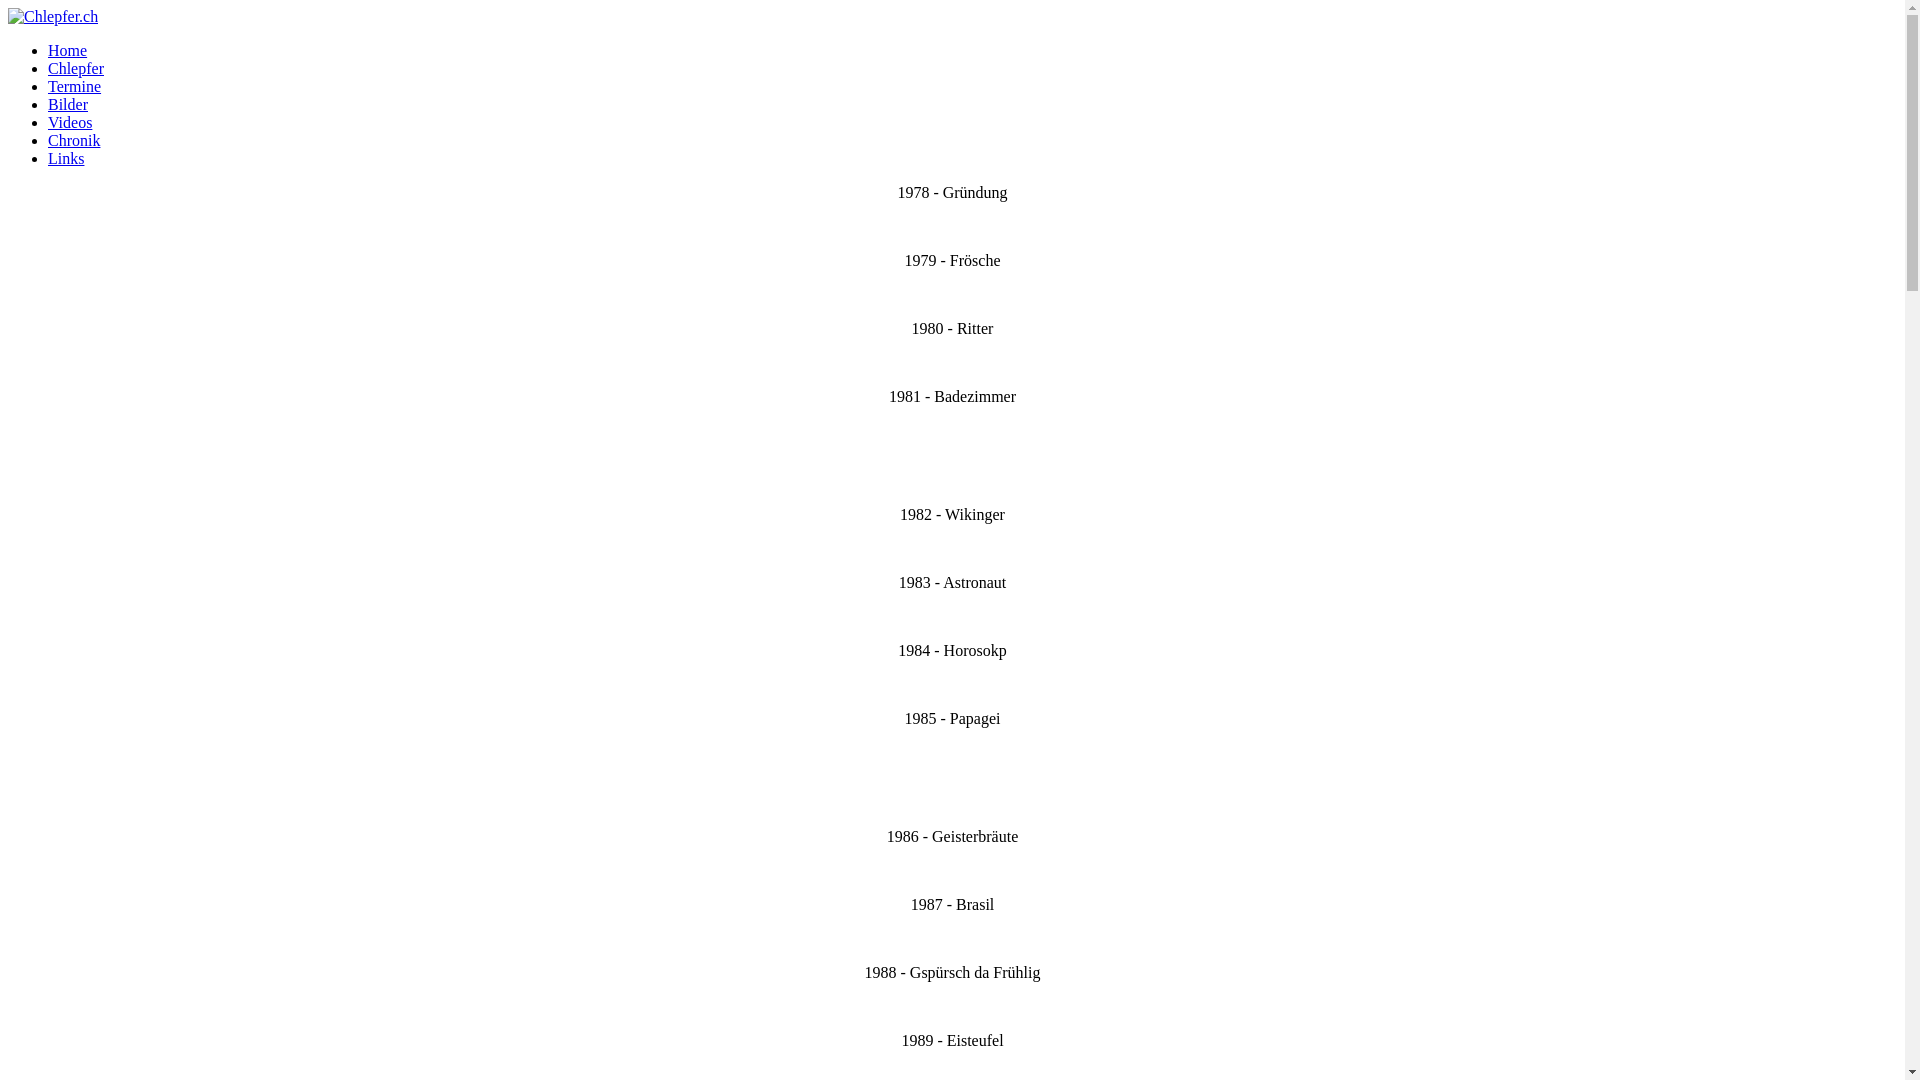 The height and width of the screenshot is (1080, 1920). I want to click on 'Termine', so click(48, 85).